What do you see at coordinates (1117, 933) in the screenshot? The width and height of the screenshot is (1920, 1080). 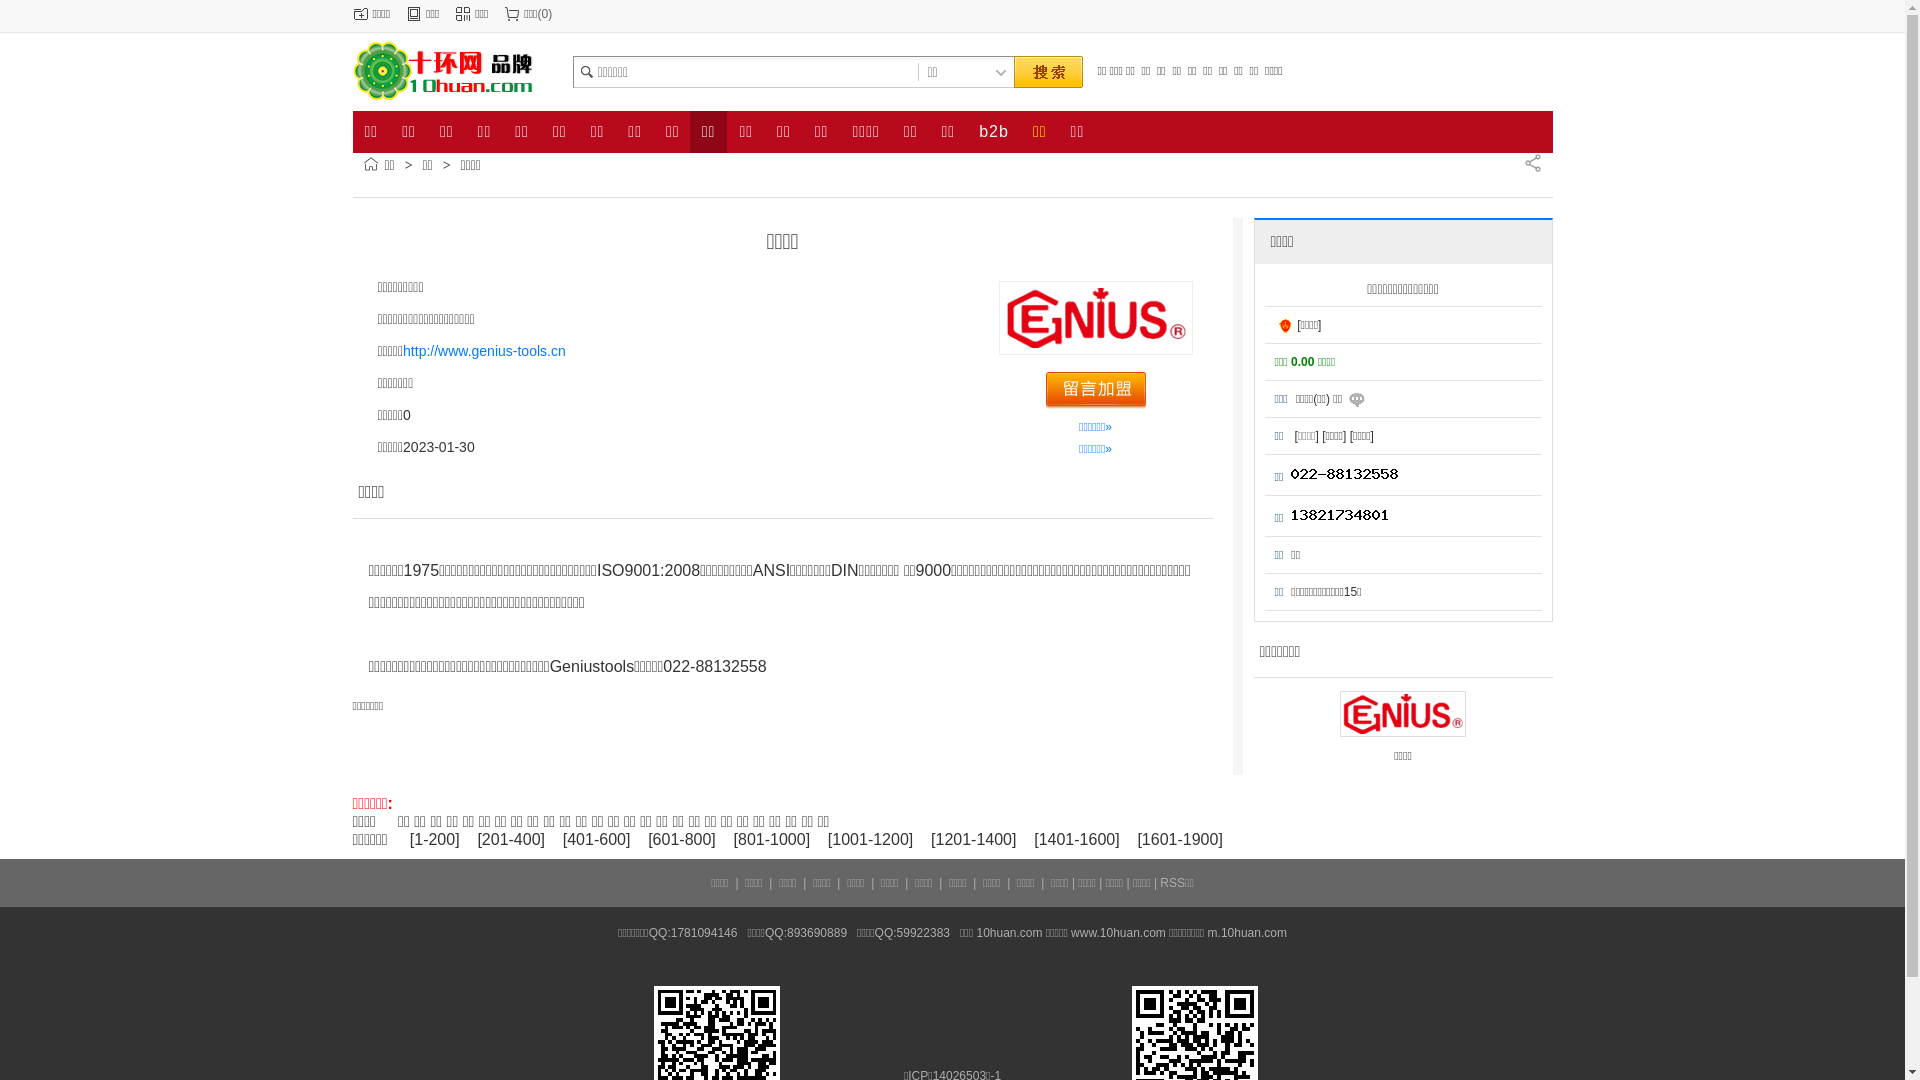 I see `'www.10huan.com'` at bounding box center [1117, 933].